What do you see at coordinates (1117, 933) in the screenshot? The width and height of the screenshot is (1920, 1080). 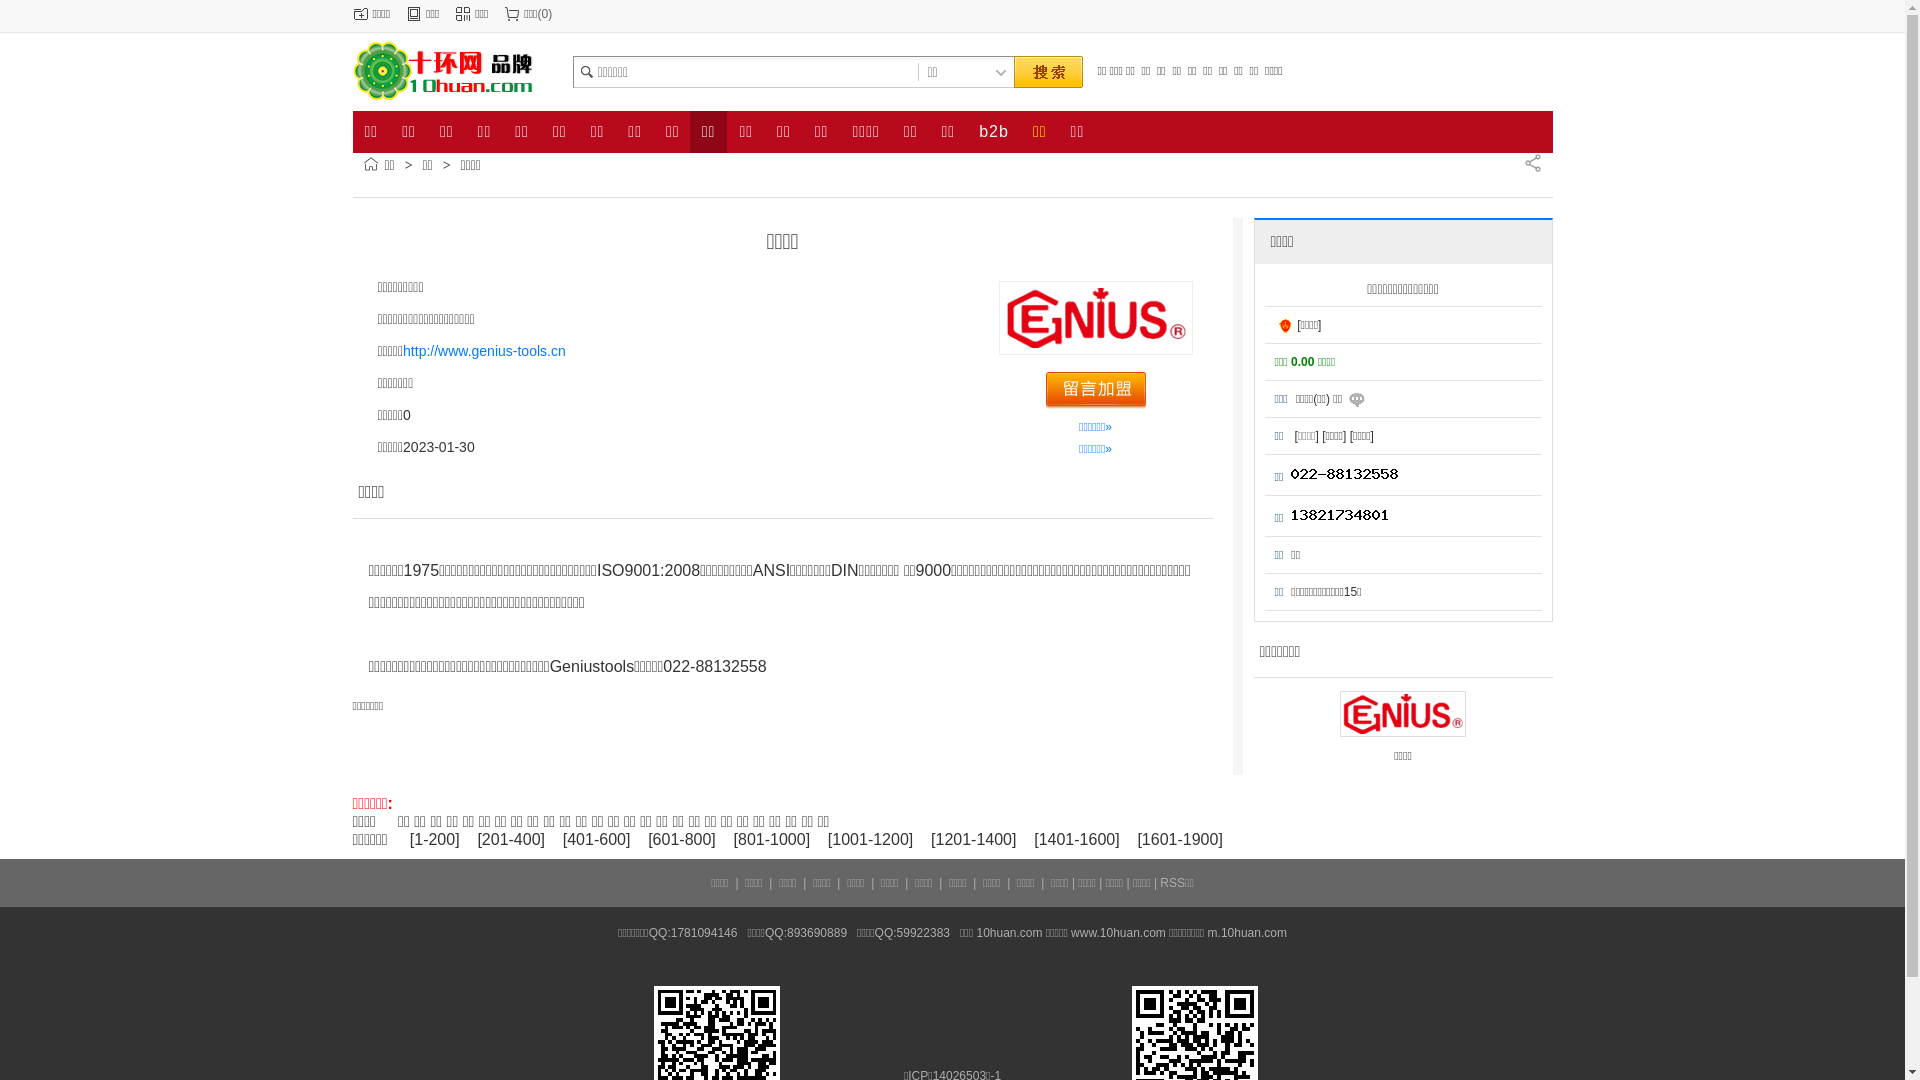 I see `'www.10huan.com'` at bounding box center [1117, 933].